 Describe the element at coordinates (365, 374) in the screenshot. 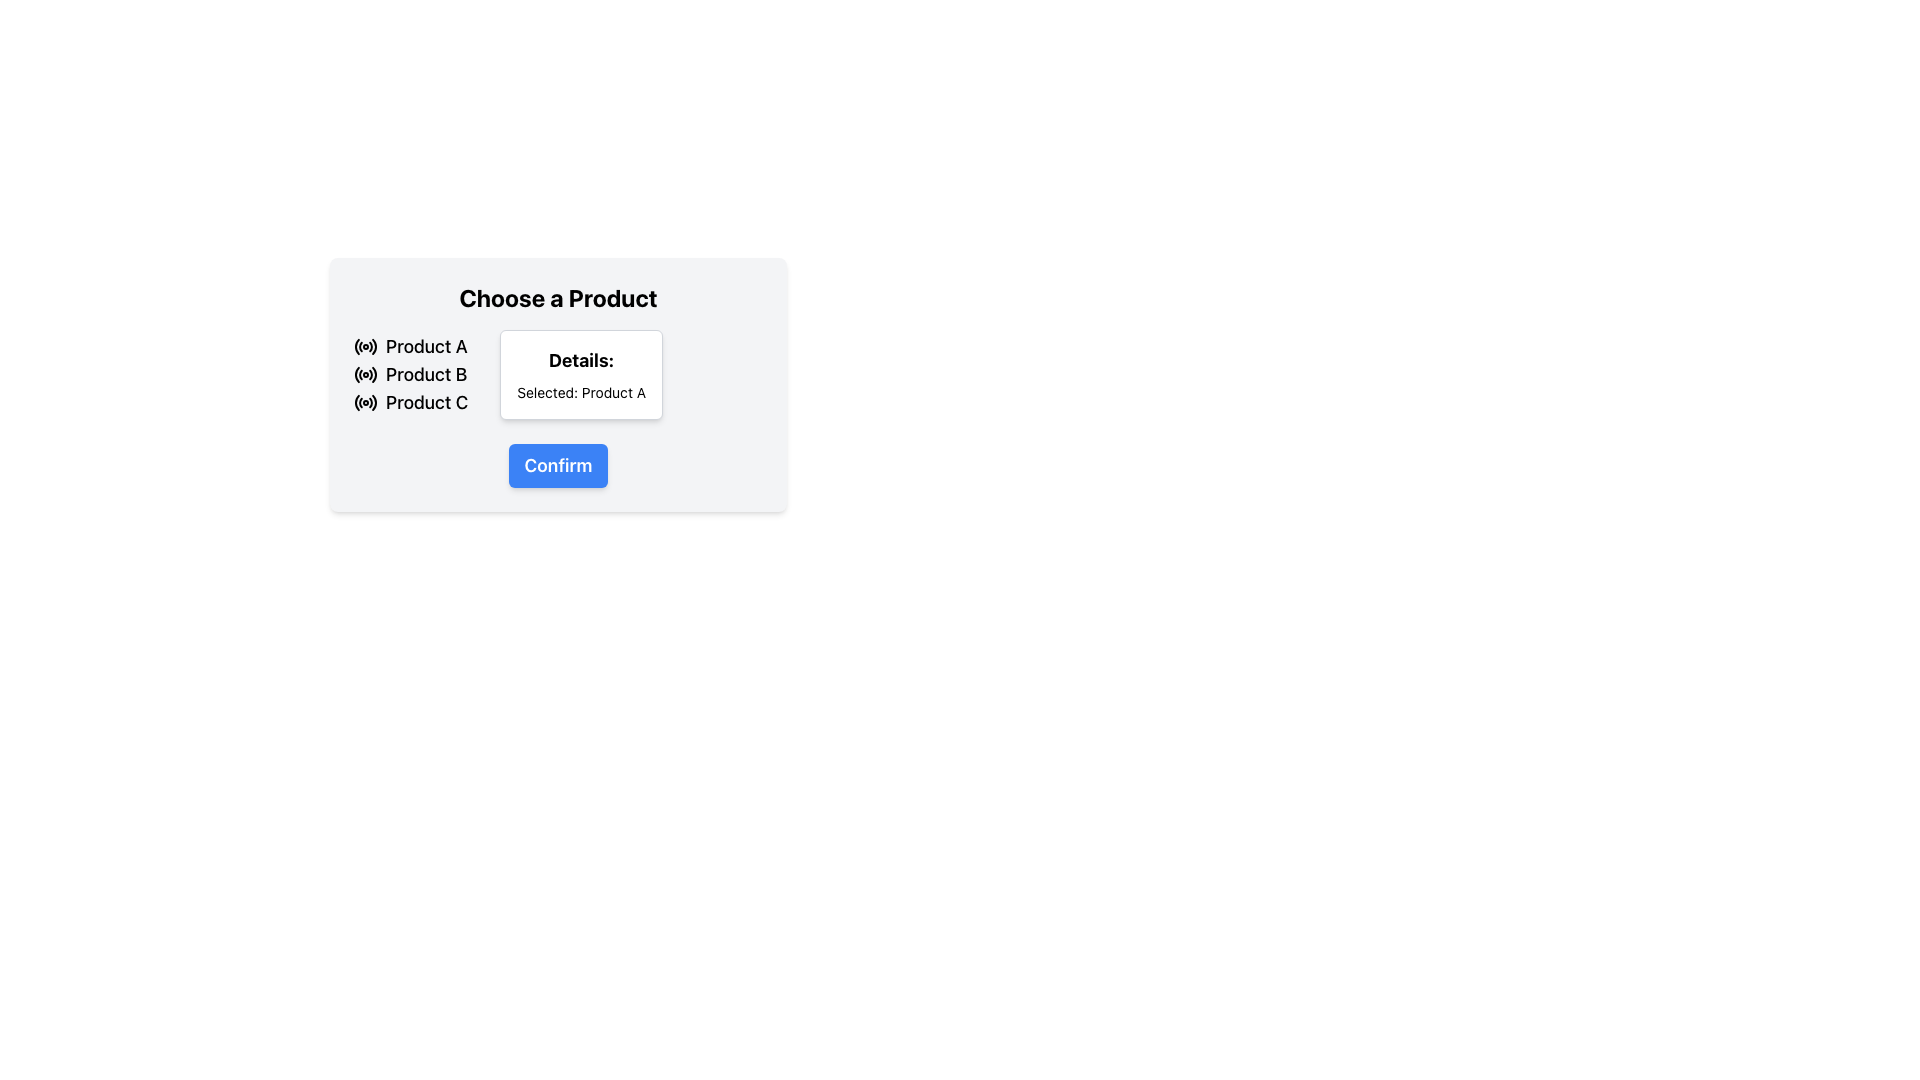

I see `the active radio button styled as a circular selection indicator next to the text 'Product B'` at that location.